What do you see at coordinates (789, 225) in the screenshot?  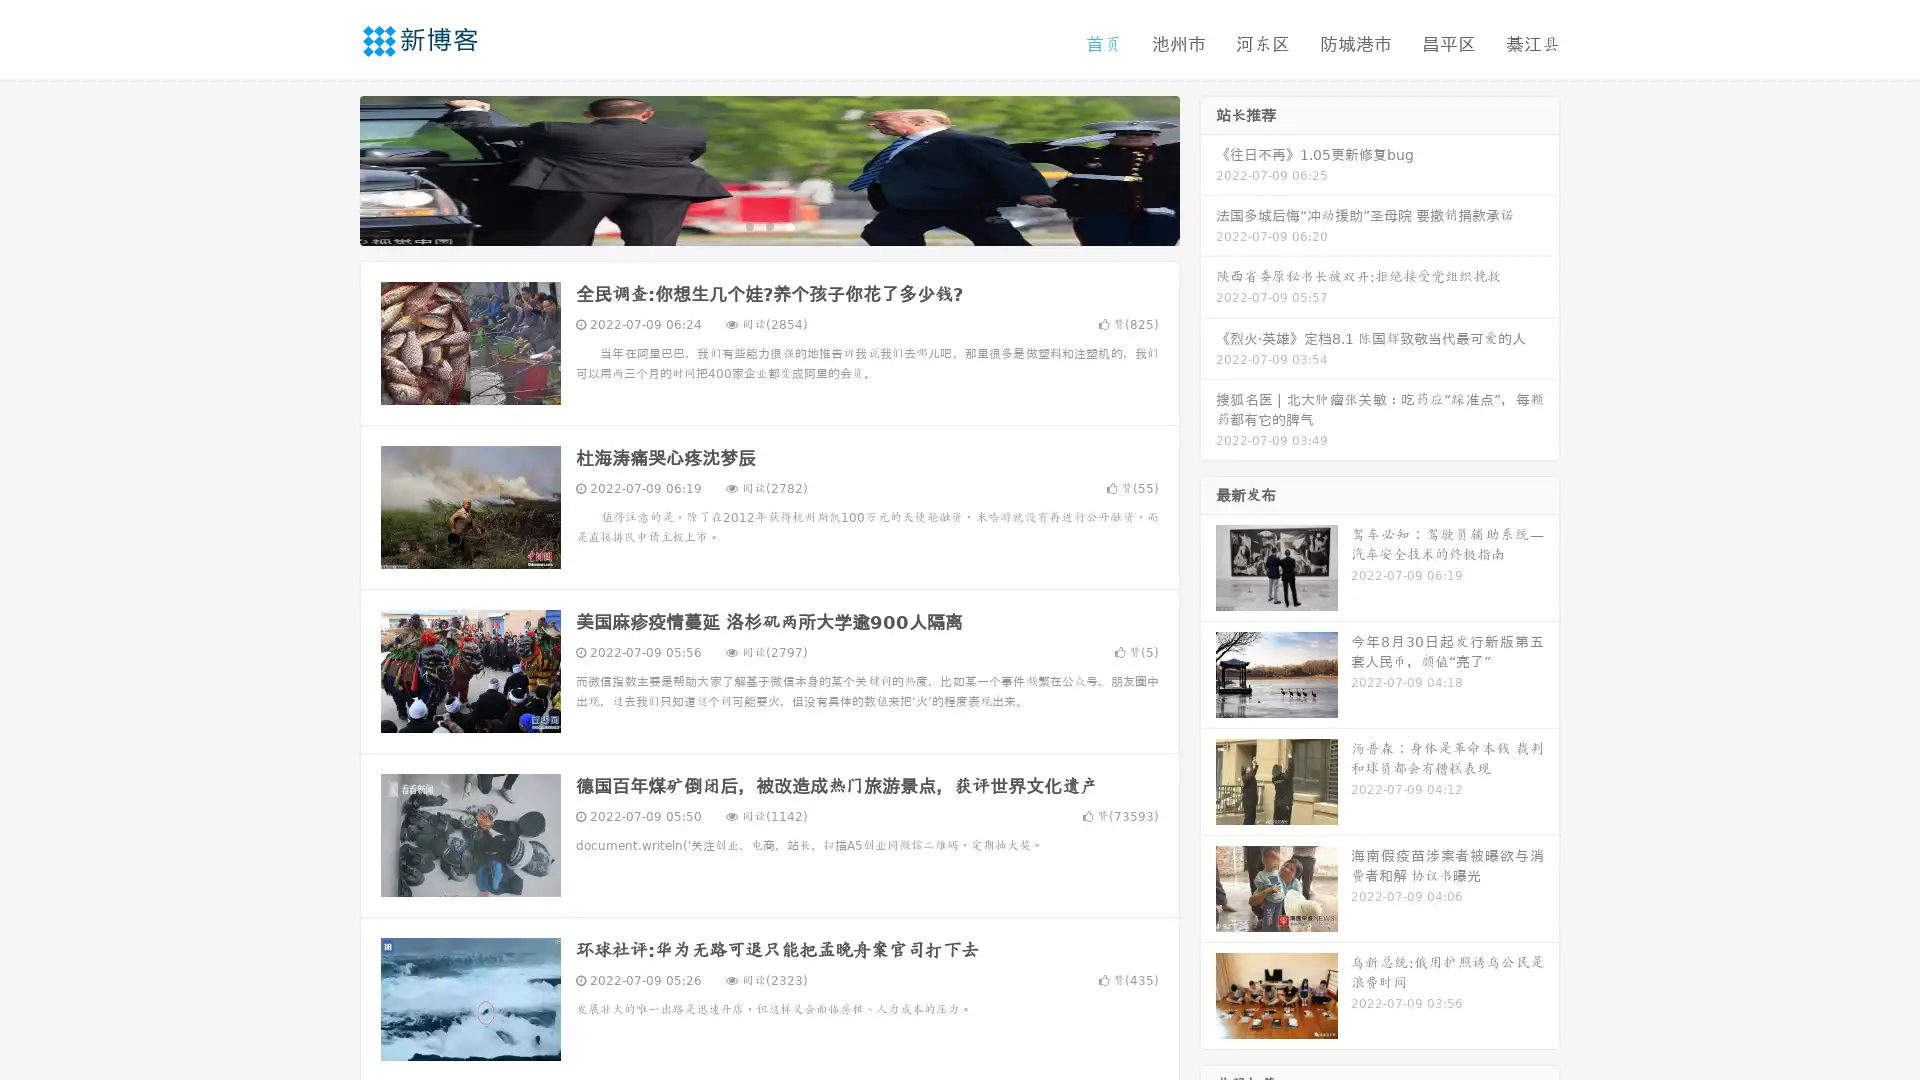 I see `Go to slide 3` at bounding box center [789, 225].